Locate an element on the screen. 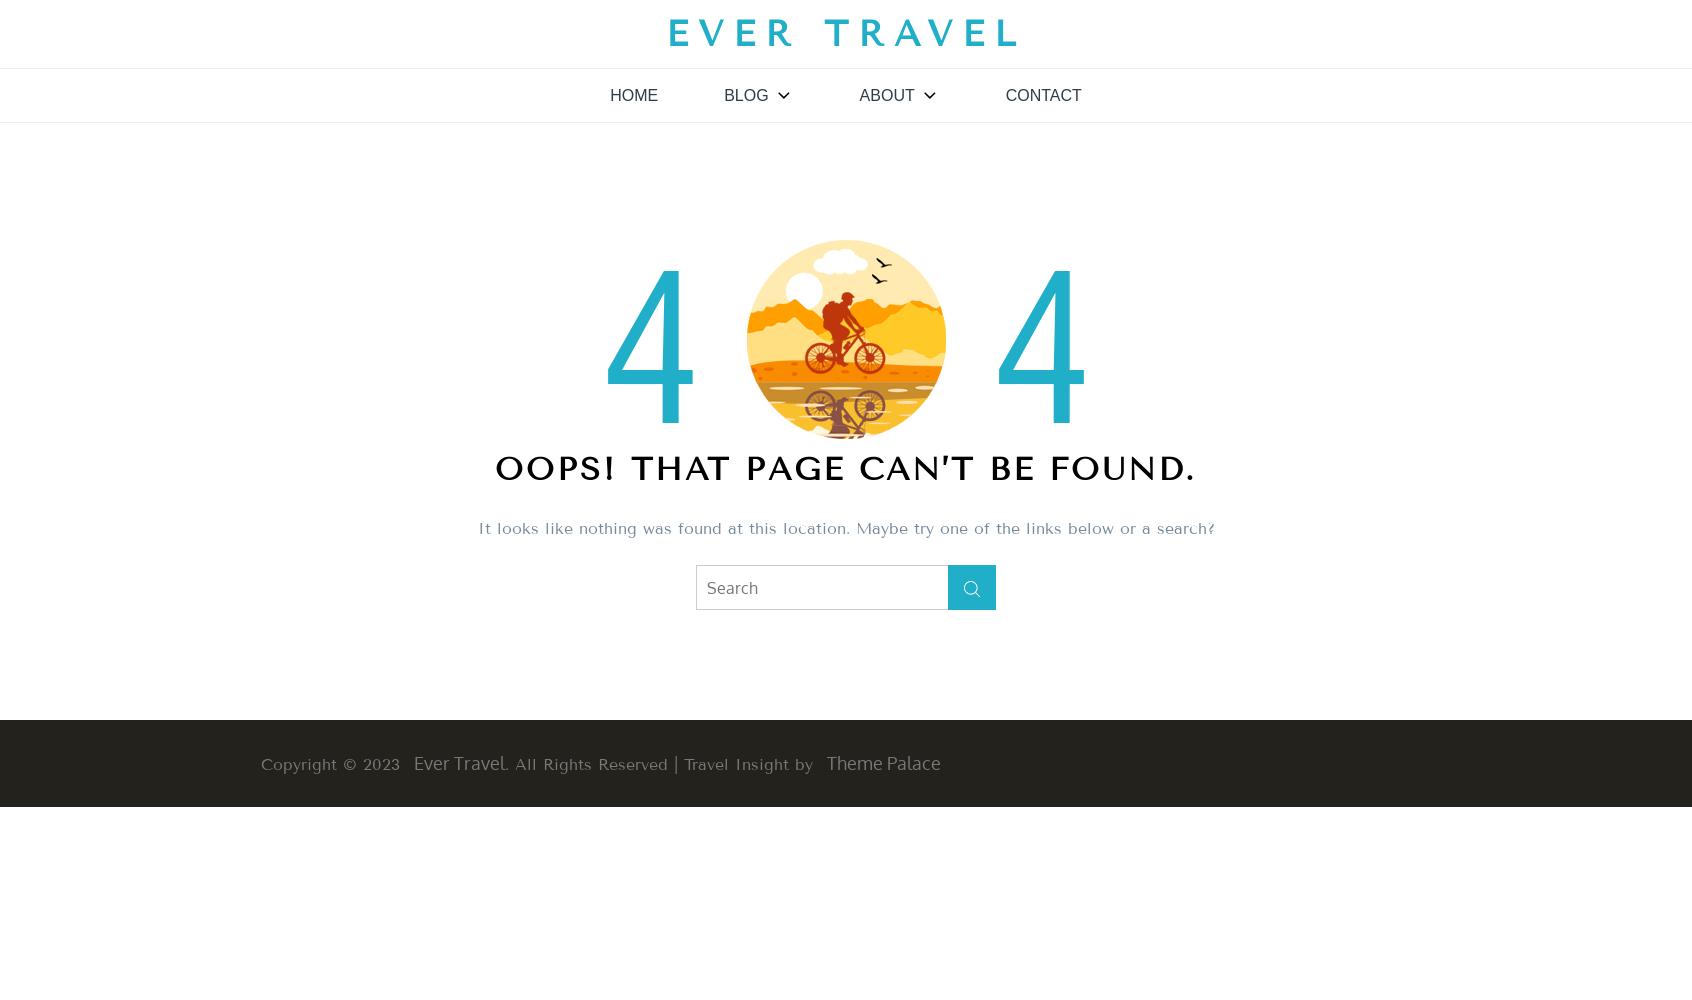 Image resolution: width=1692 pixels, height=1000 pixels. 'Contact' is located at coordinates (1004, 94).